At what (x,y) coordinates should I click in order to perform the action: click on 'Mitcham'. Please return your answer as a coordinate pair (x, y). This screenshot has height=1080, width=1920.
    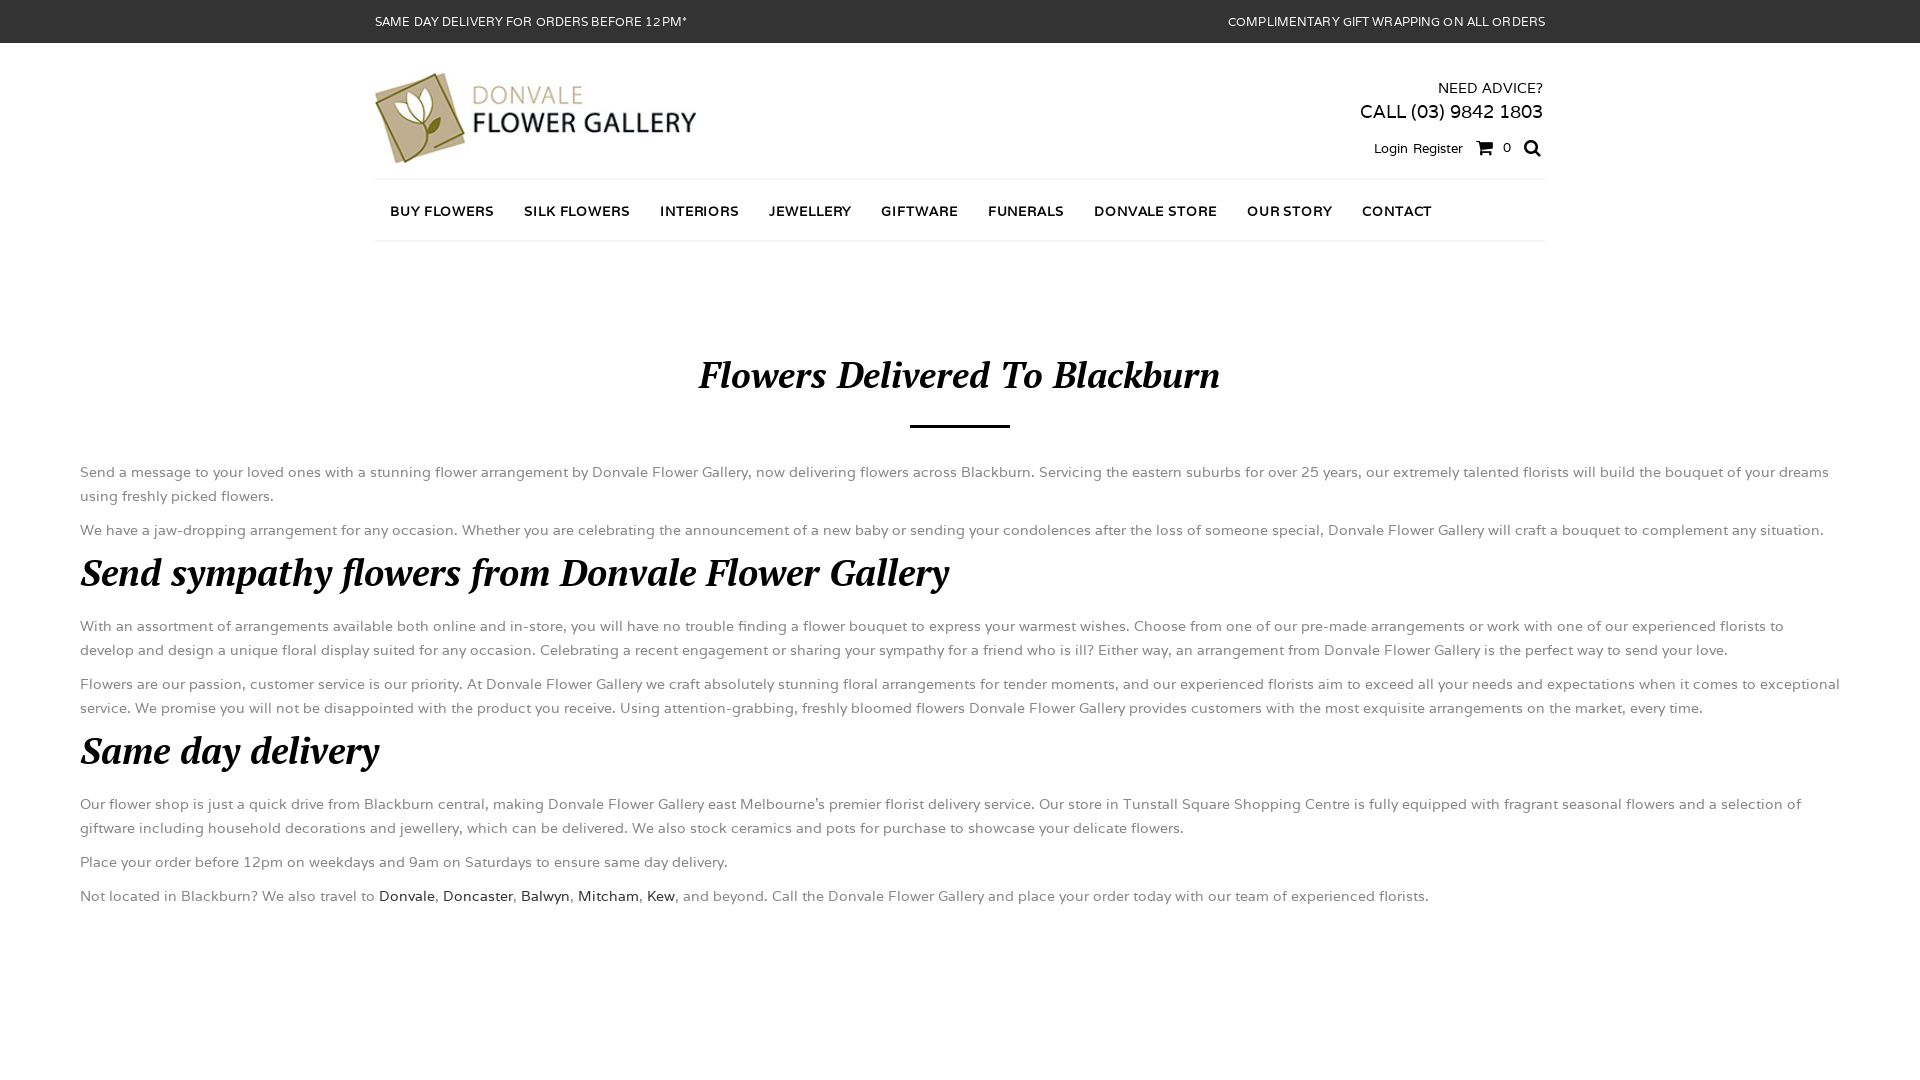
    Looking at the image, I should click on (607, 894).